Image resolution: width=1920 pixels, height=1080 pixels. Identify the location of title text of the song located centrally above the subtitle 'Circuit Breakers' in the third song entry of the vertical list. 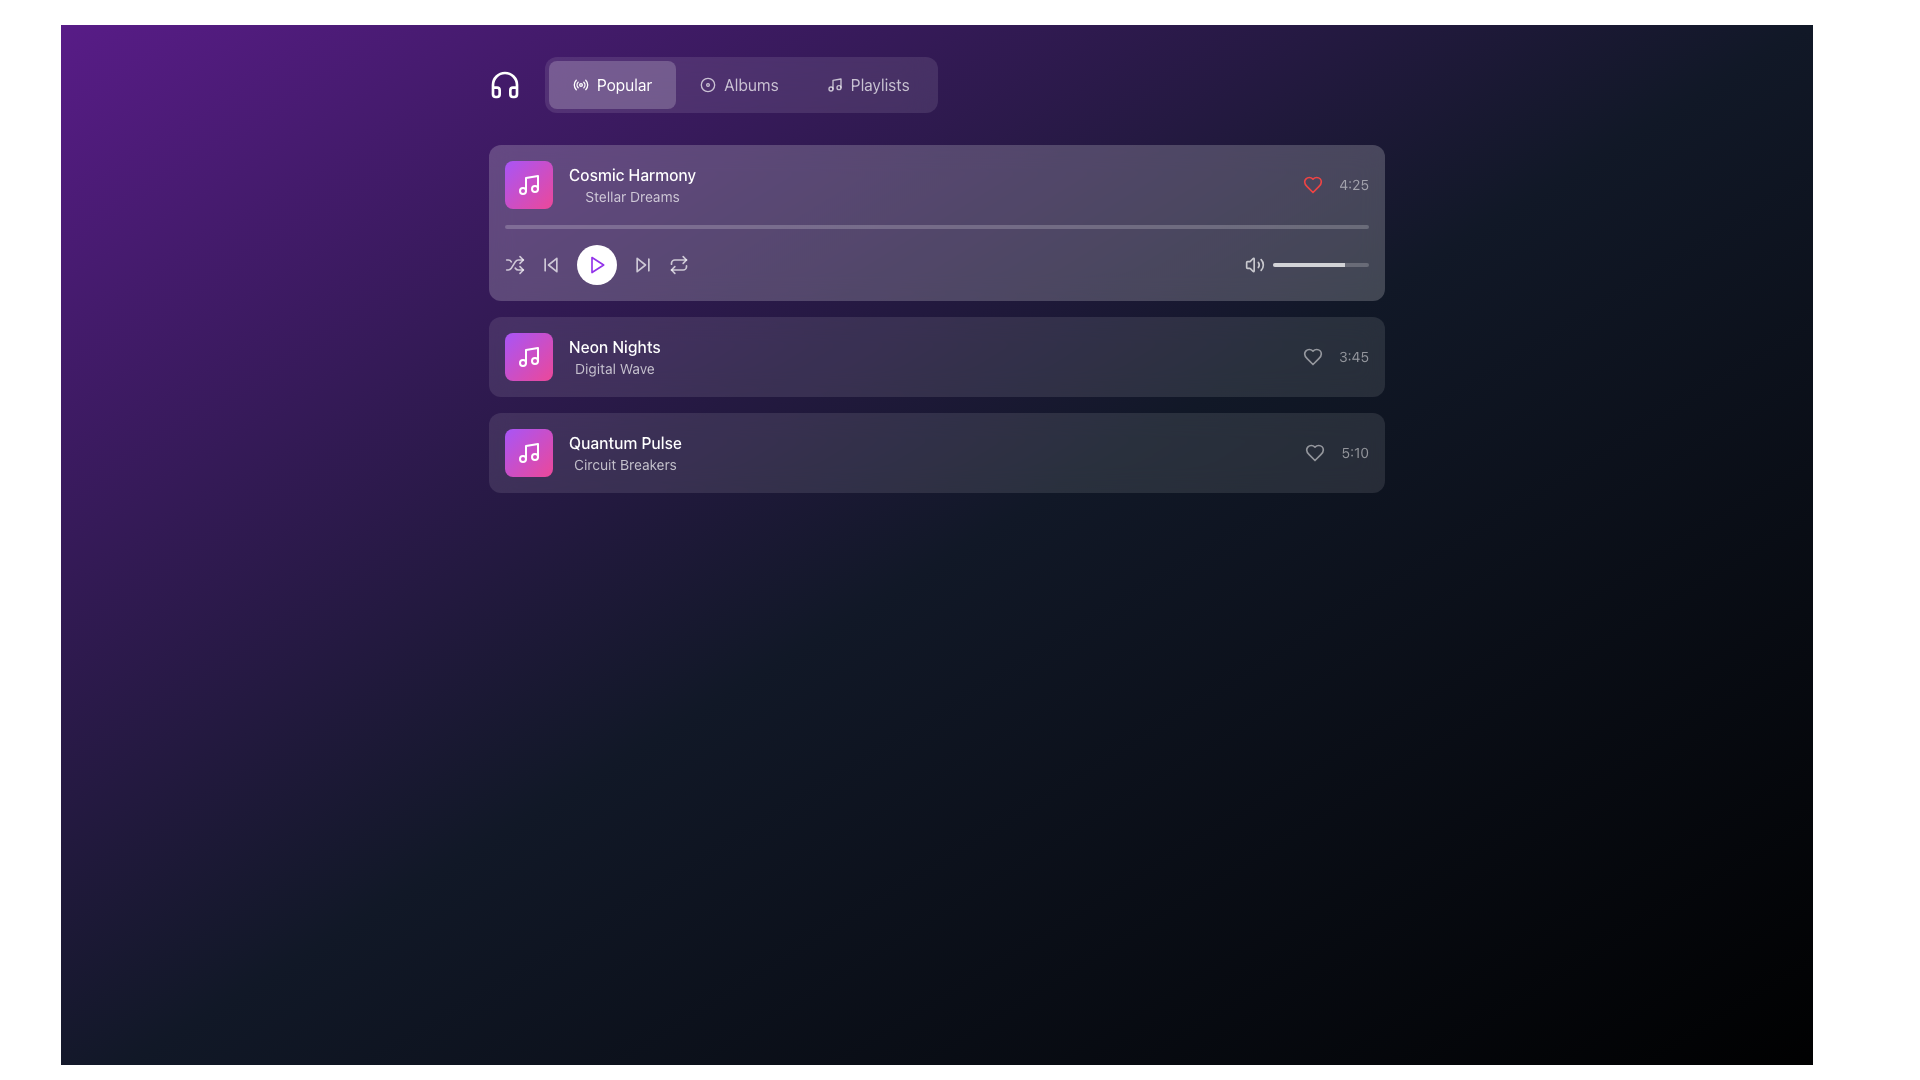
(624, 442).